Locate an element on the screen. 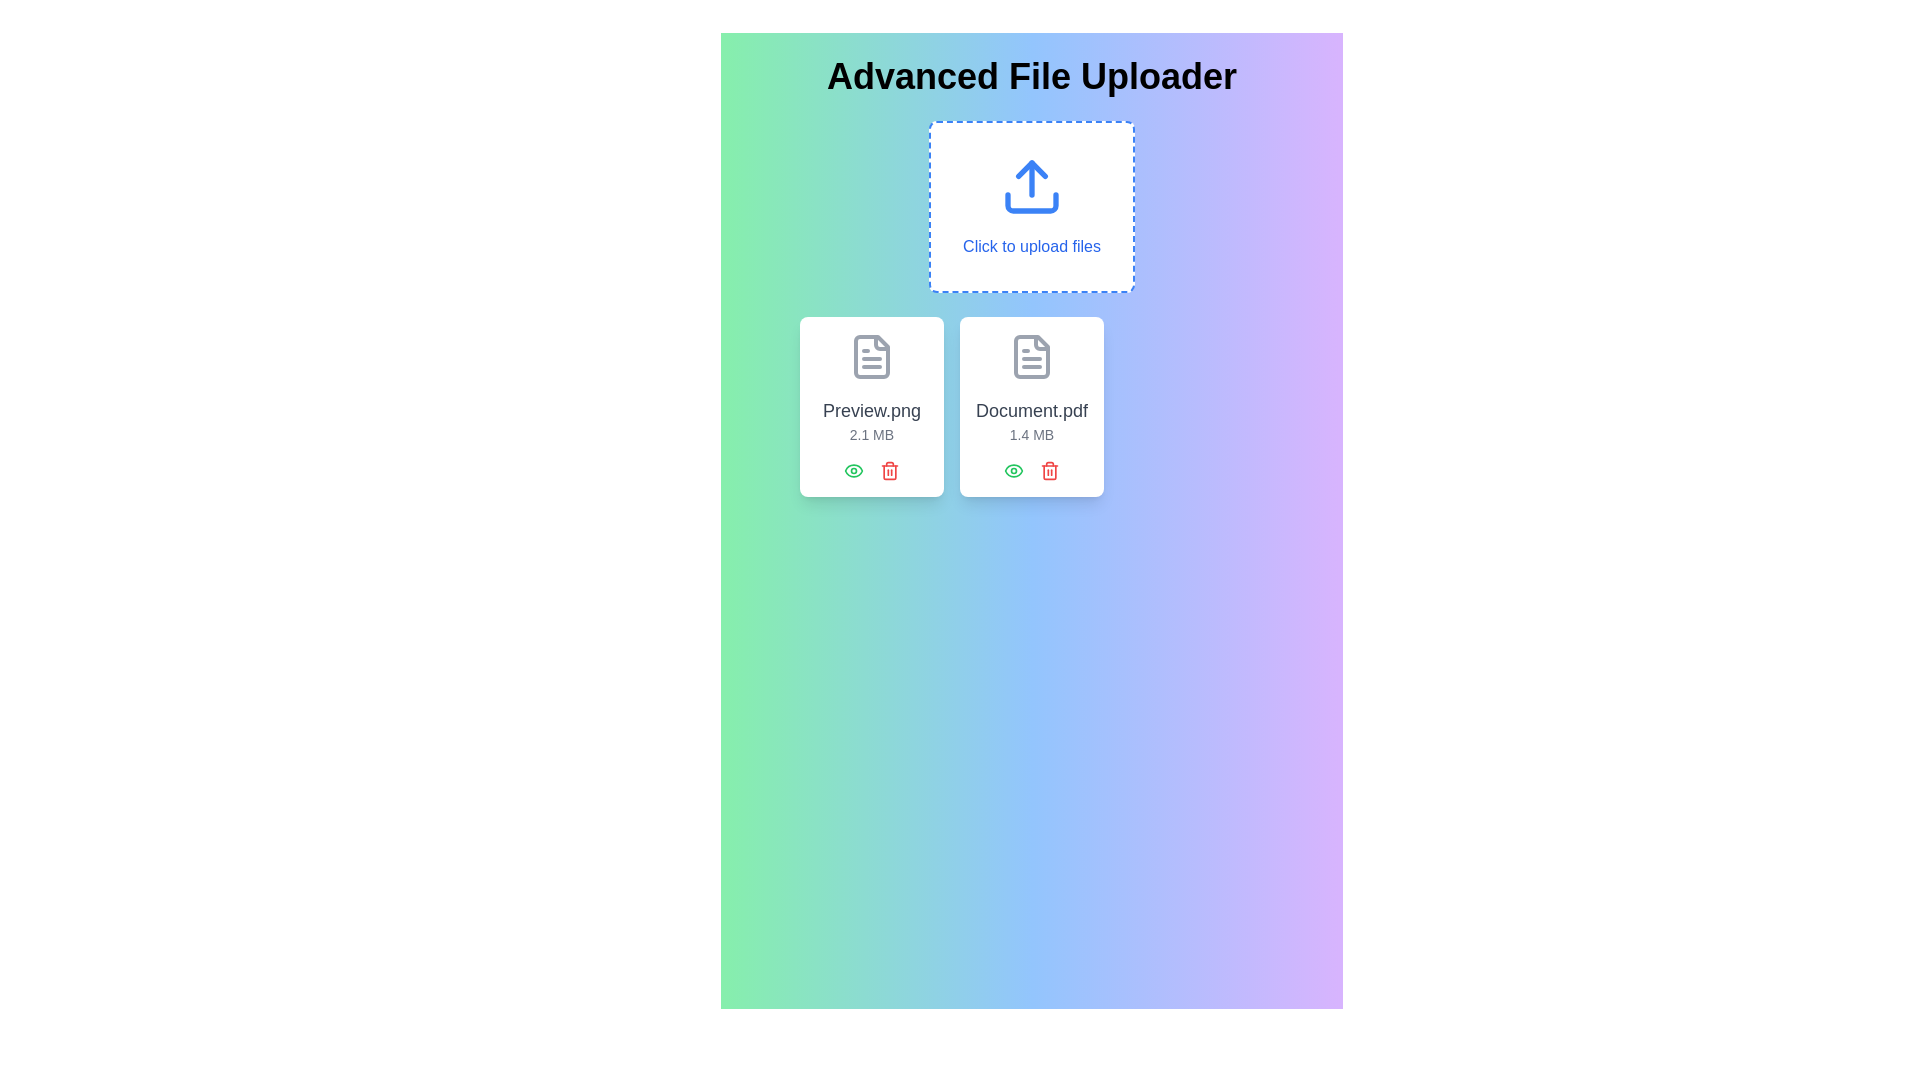 Image resolution: width=1920 pixels, height=1080 pixels. the eye icon representing the visibility toggle, located at the bottom-left of the center of the rectangular card containing the file's details is located at coordinates (1013, 470).